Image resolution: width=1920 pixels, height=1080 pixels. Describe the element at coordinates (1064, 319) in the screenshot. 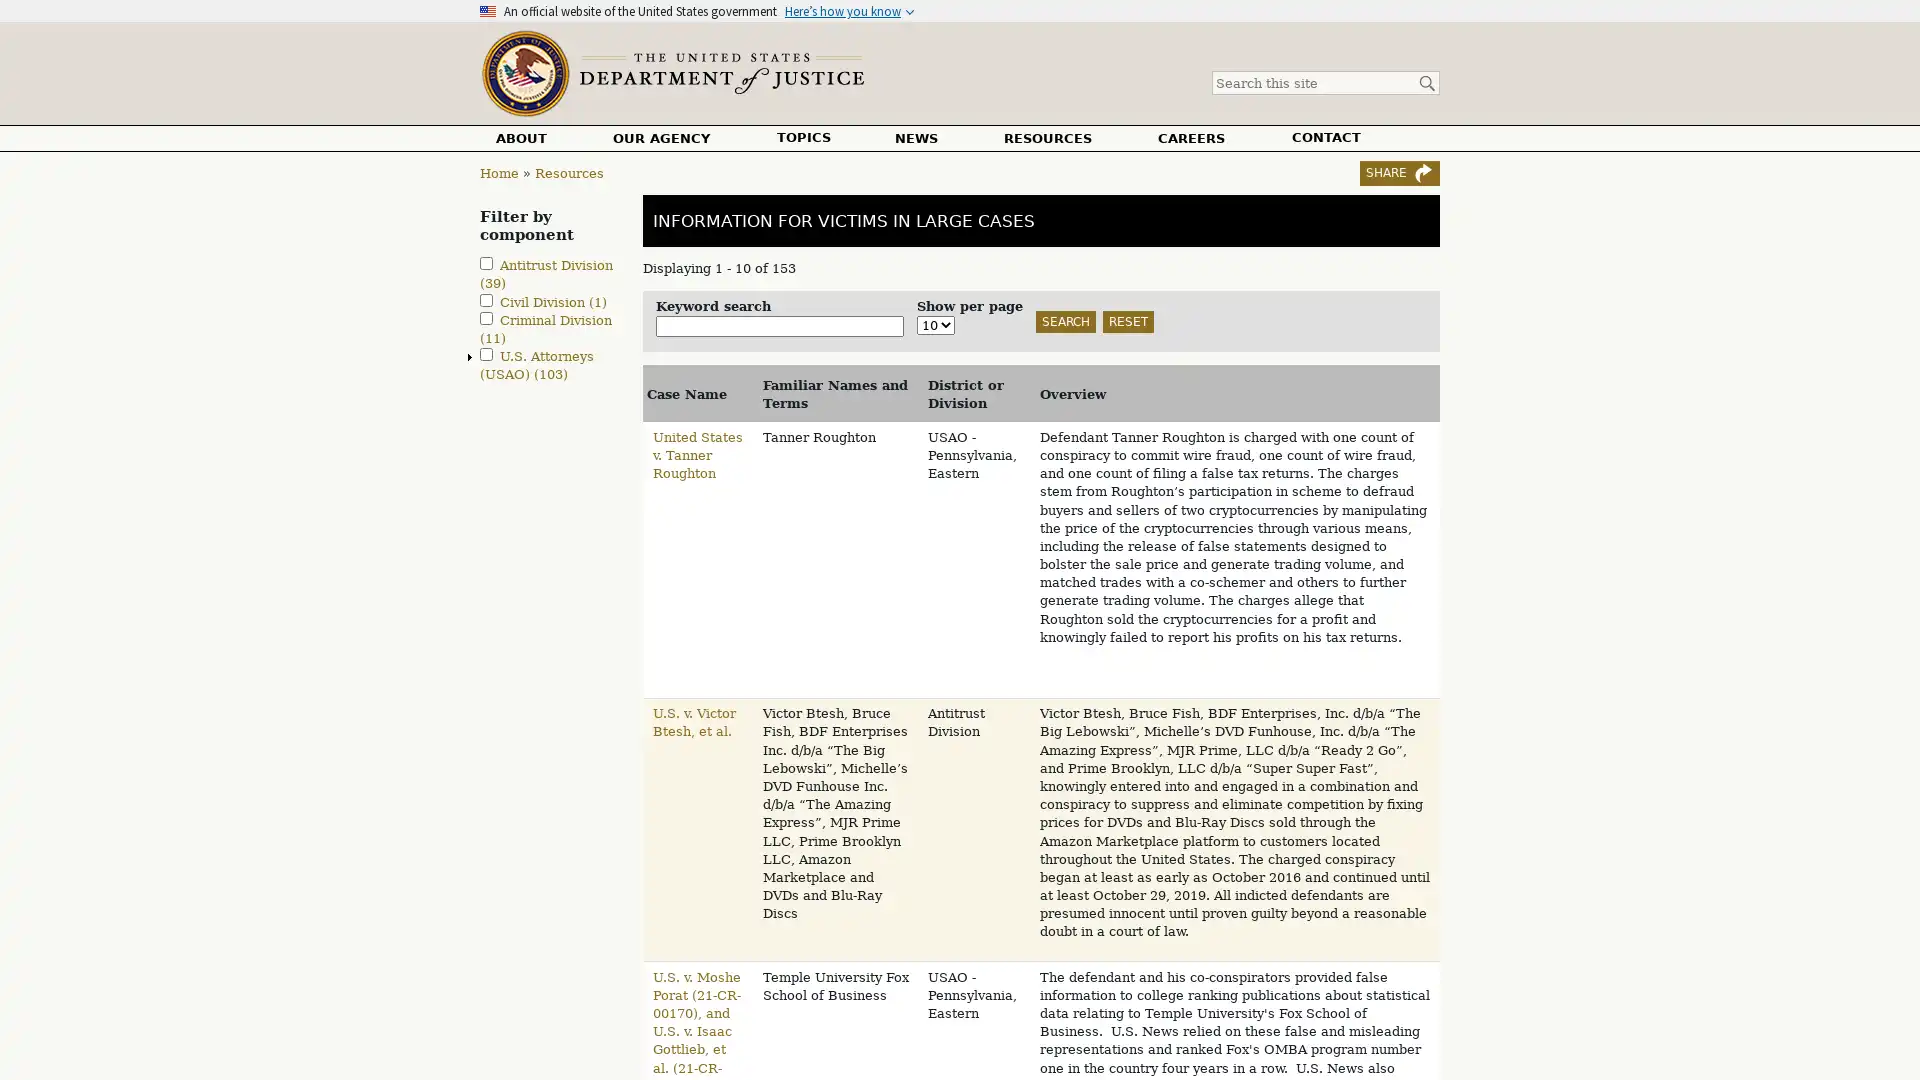

I see `Search` at that location.